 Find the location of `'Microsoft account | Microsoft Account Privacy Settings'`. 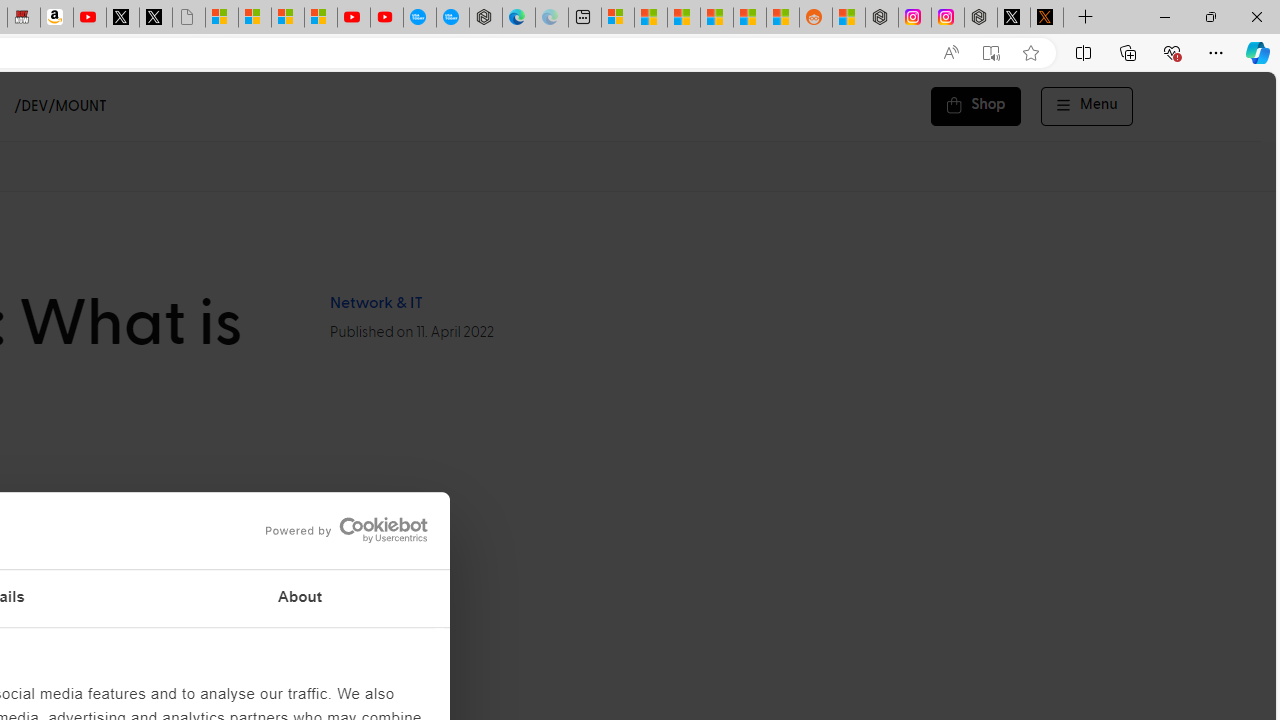

'Microsoft account | Microsoft Account Privacy Settings' is located at coordinates (616, 17).